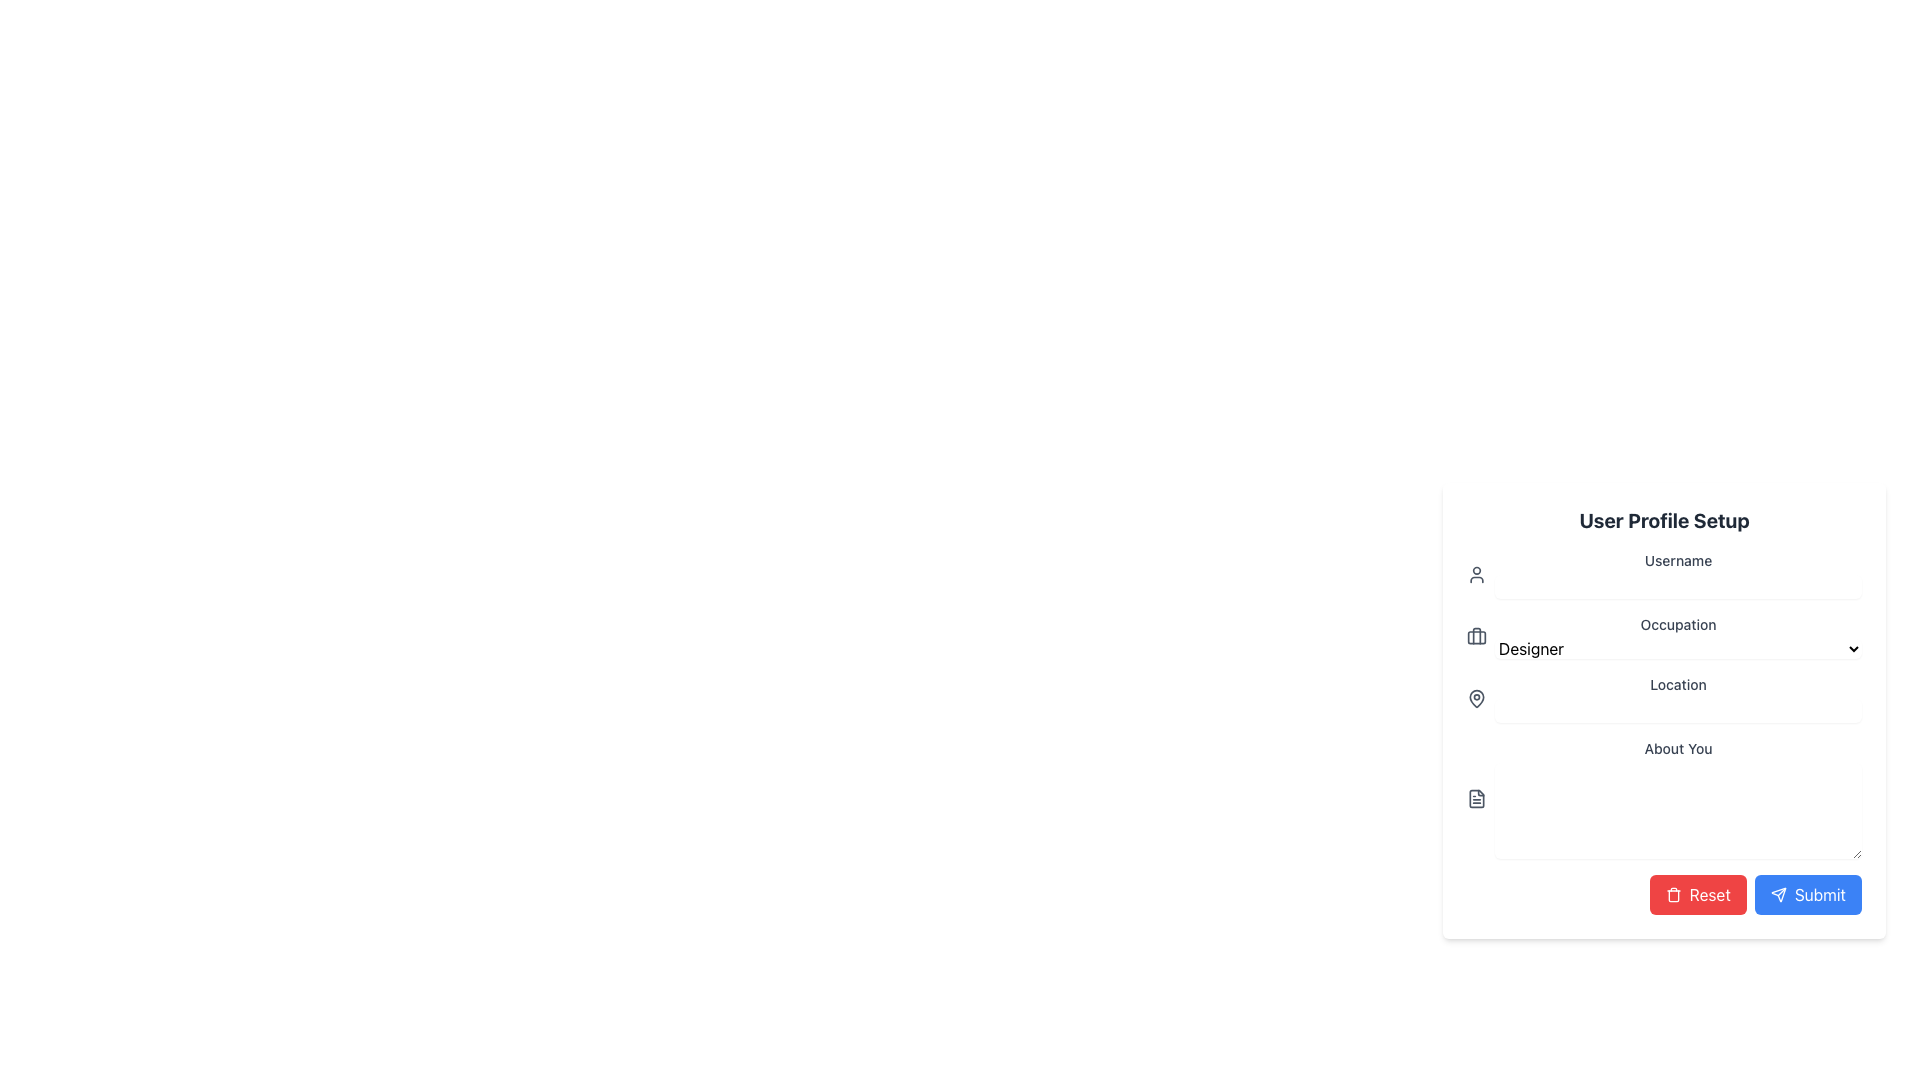 The width and height of the screenshot is (1920, 1080). What do you see at coordinates (1477, 636) in the screenshot?
I see `the small briefcase icon, which is an outline styled in neutral gray, located in the 'Occupation' section of the 'User Profile Setup' form, to the left of the 'Designer' text input field` at bounding box center [1477, 636].